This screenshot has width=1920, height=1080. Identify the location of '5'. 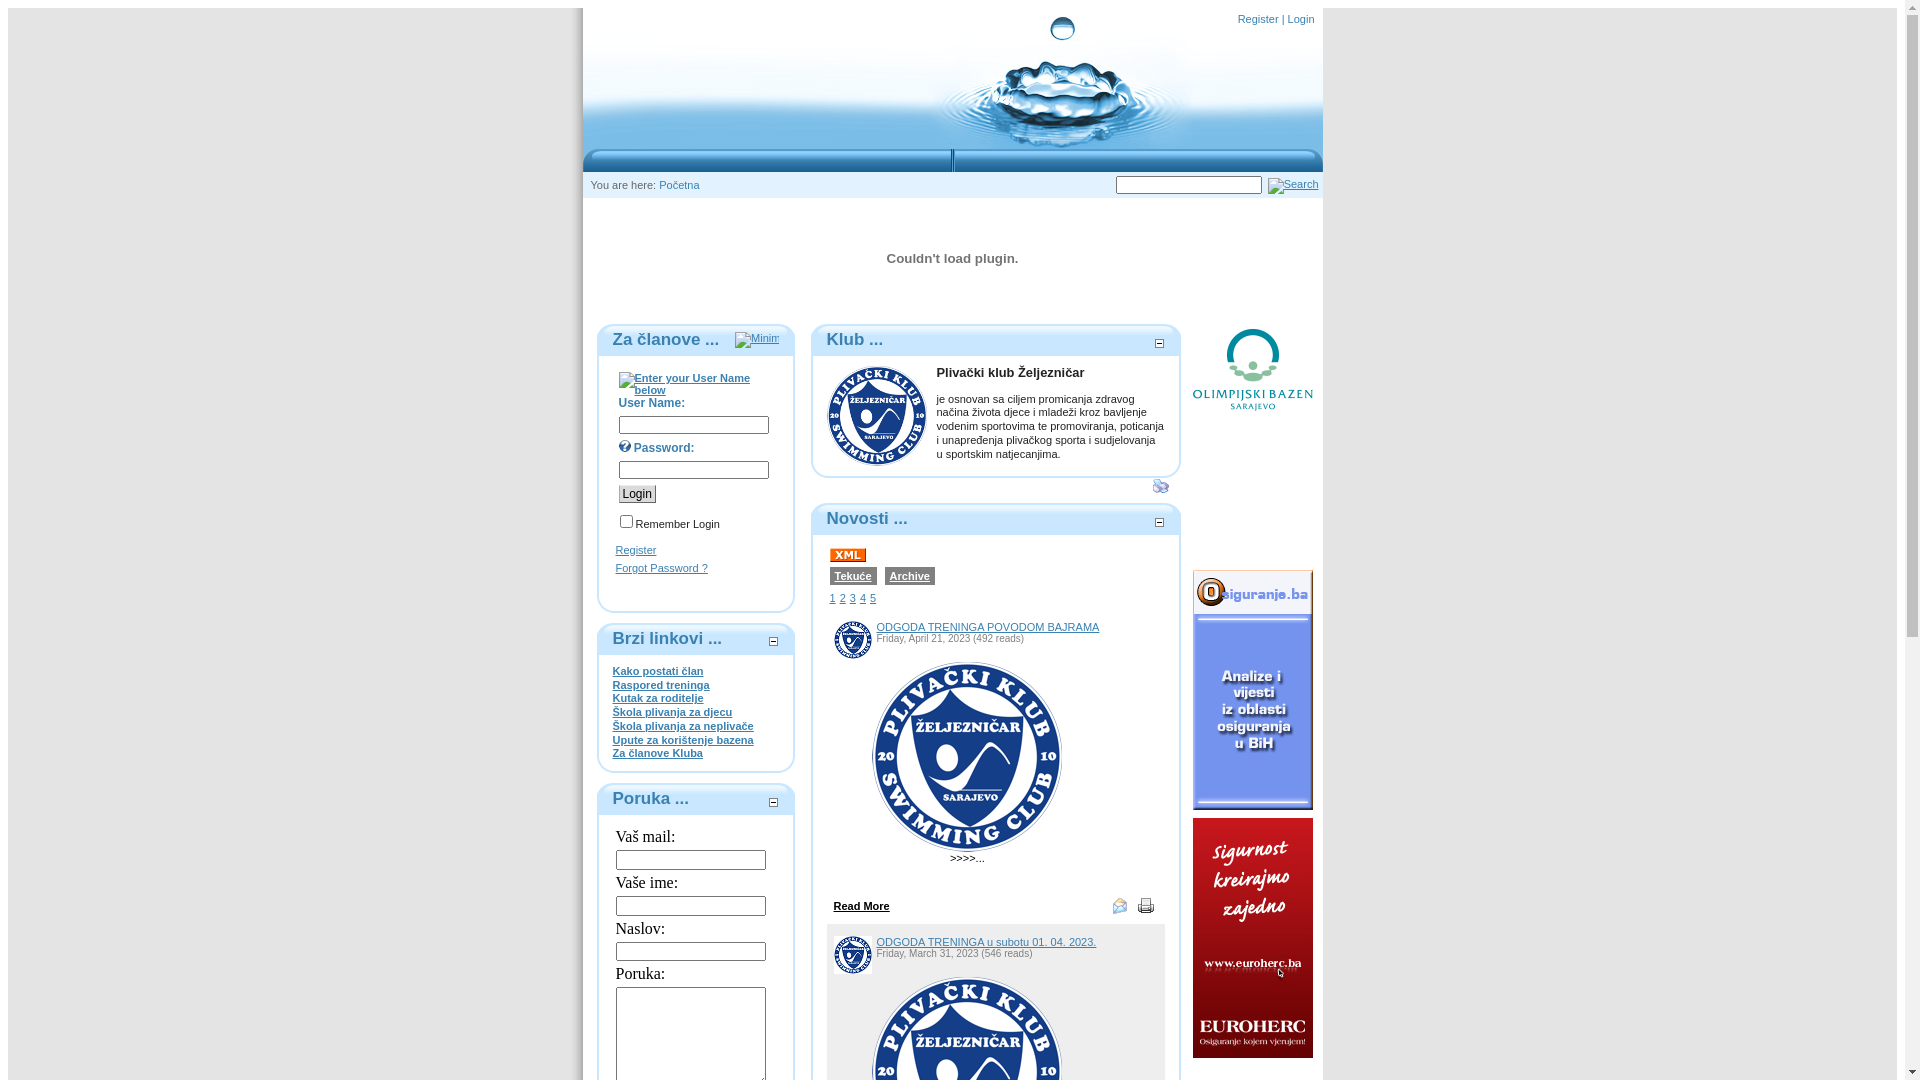
(873, 596).